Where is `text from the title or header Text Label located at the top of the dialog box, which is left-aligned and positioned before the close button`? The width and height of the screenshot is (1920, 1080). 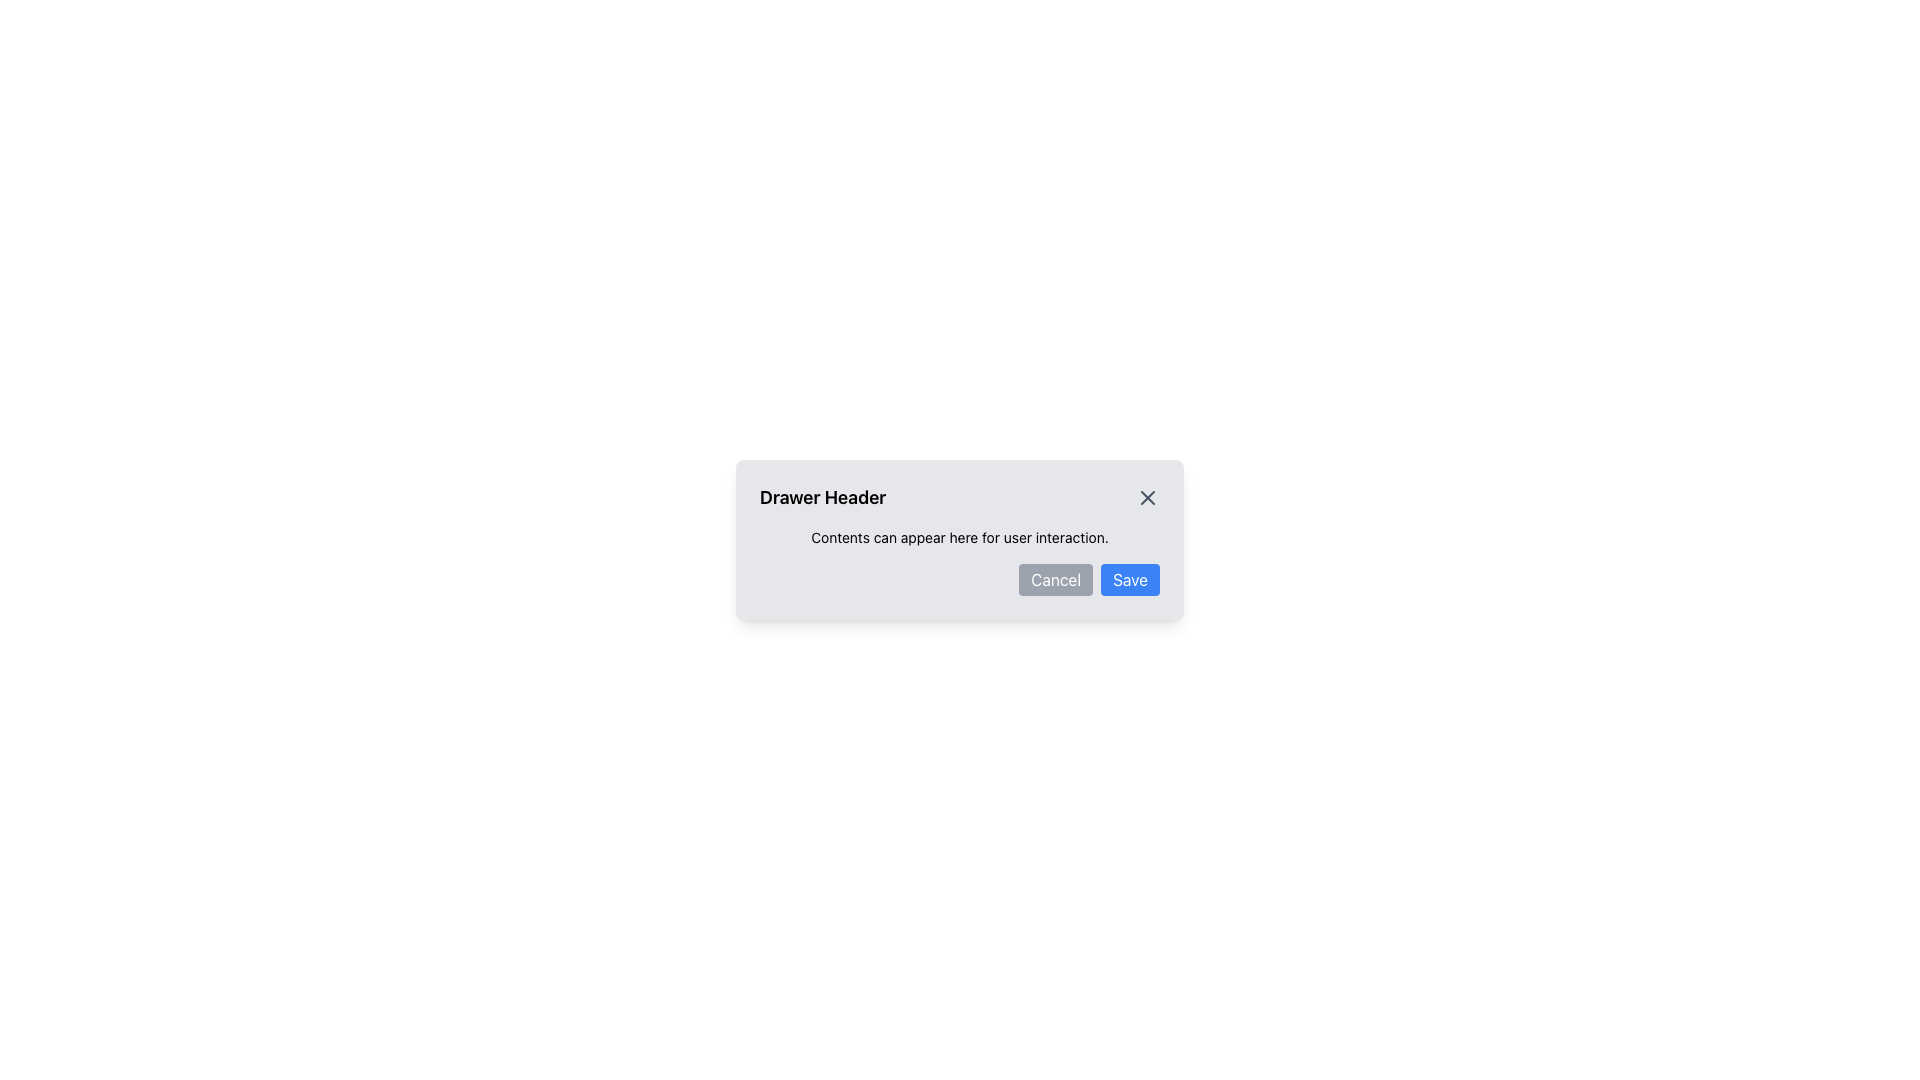
text from the title or header Text Label located at the top of the dialog box, which is left-aligned and positioned before the close button is located at coordinates (823, 496).